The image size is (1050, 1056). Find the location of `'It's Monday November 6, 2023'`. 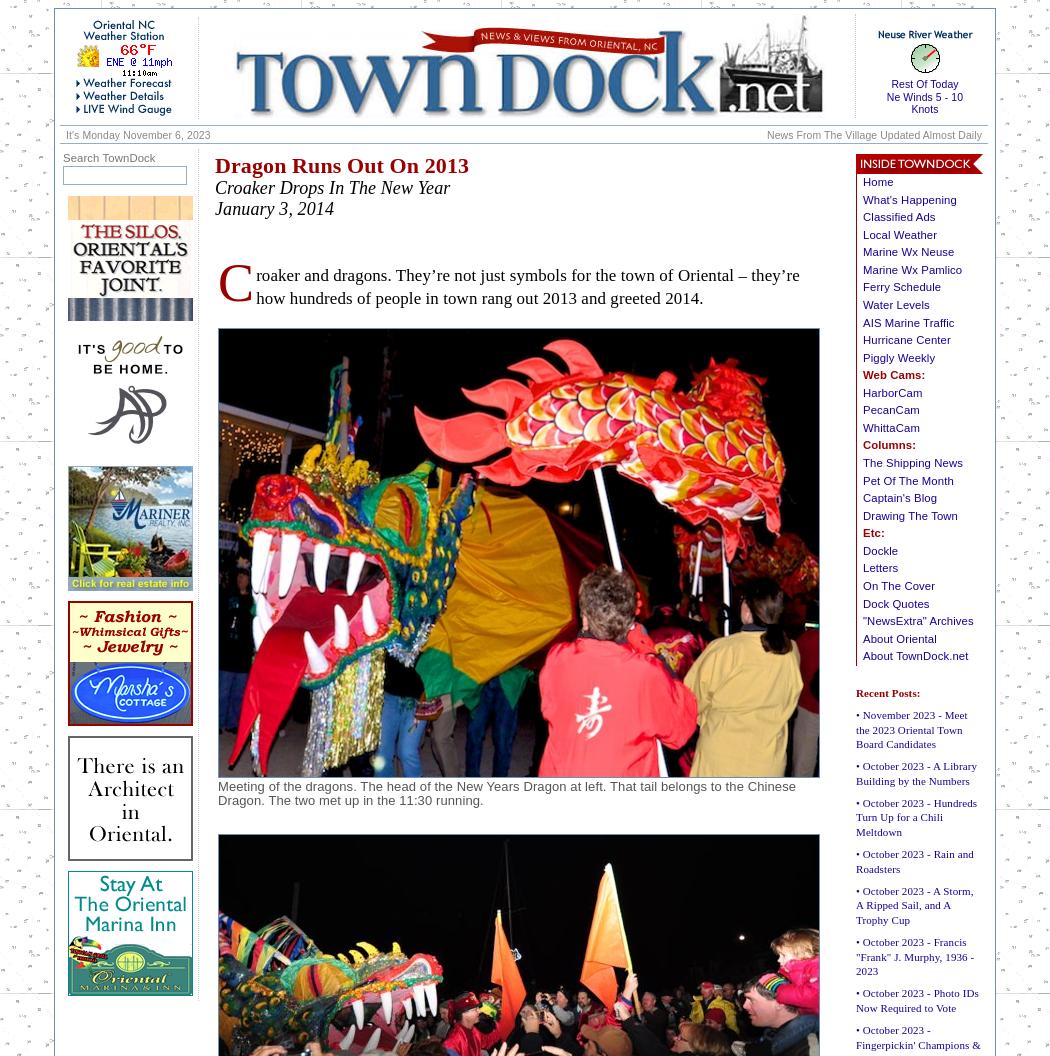

'It's Monday November 6, 2023' is located at coordinates (136, 135).